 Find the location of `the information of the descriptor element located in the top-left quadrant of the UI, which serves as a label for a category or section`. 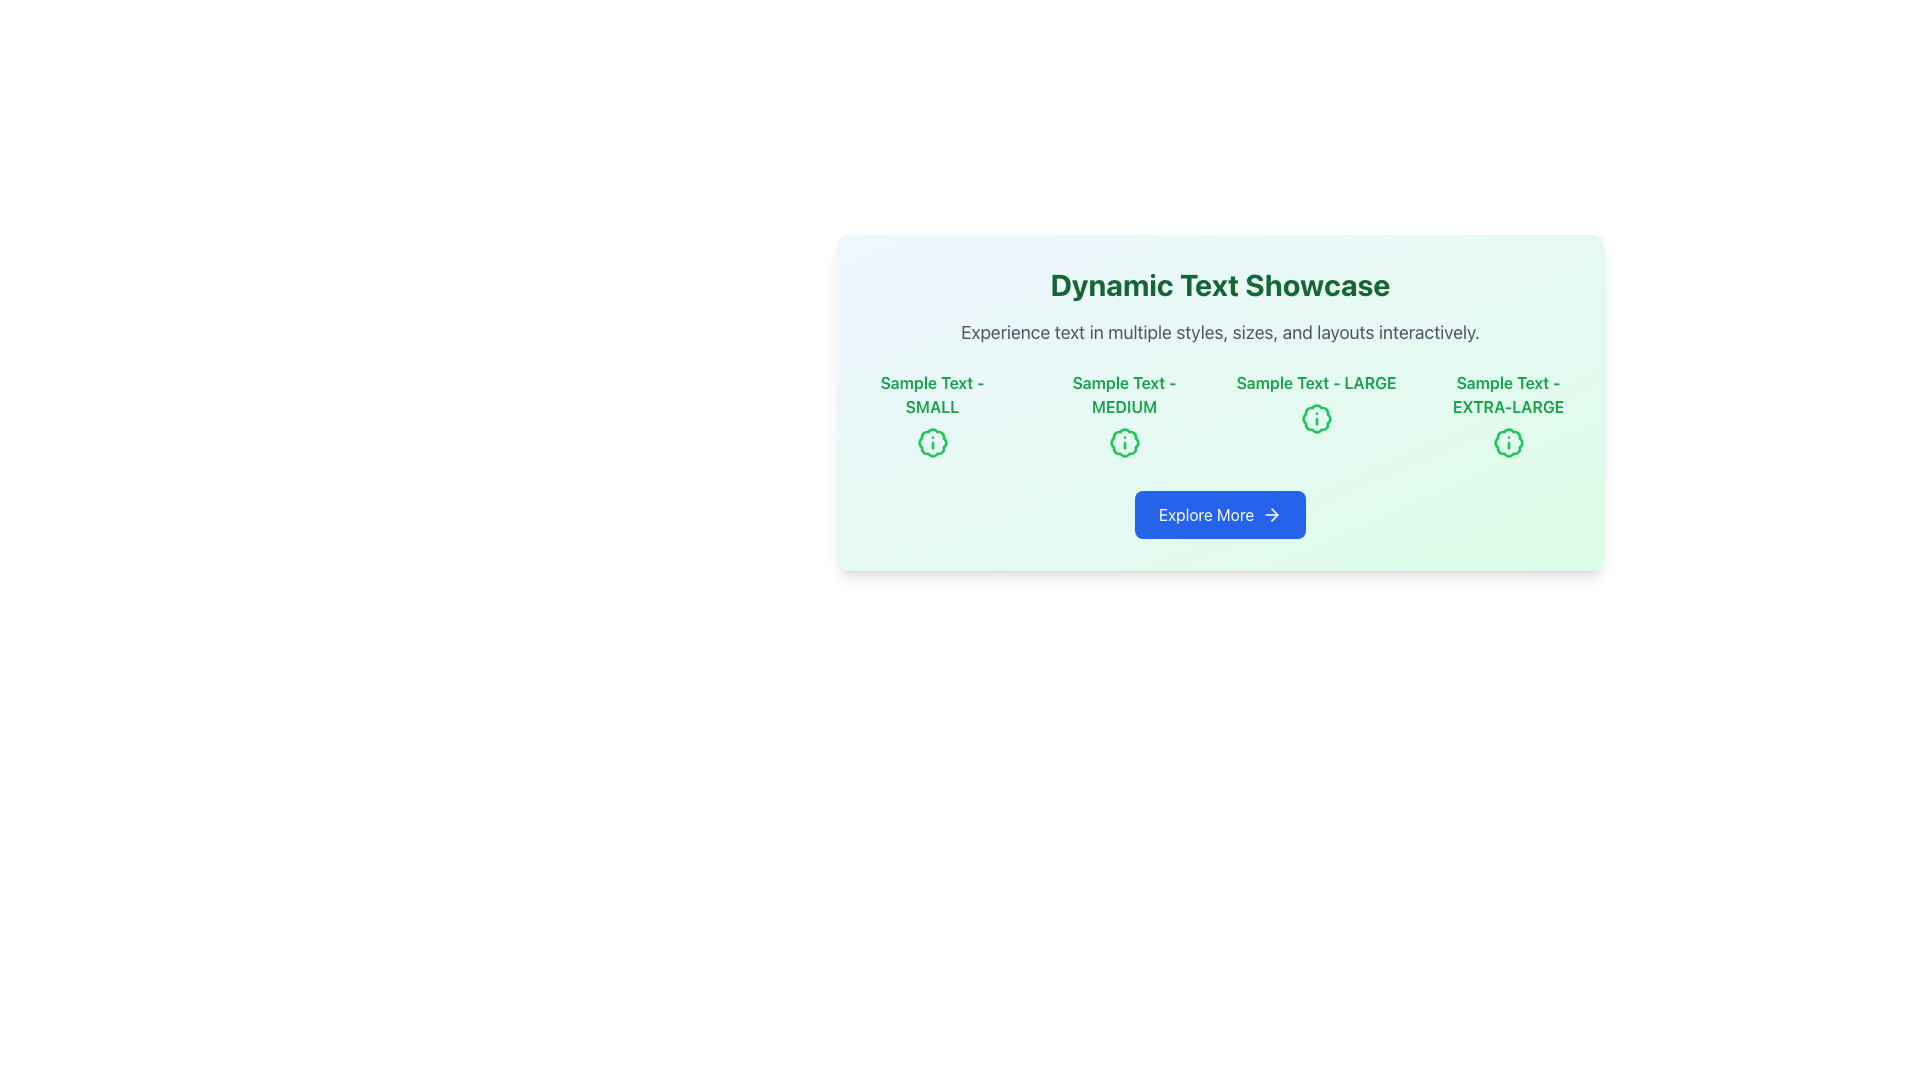

the information of the descriptor element located in the top-left quadrant of the UI, which serves as a label for a category or section is located at coordinates (931, 414).